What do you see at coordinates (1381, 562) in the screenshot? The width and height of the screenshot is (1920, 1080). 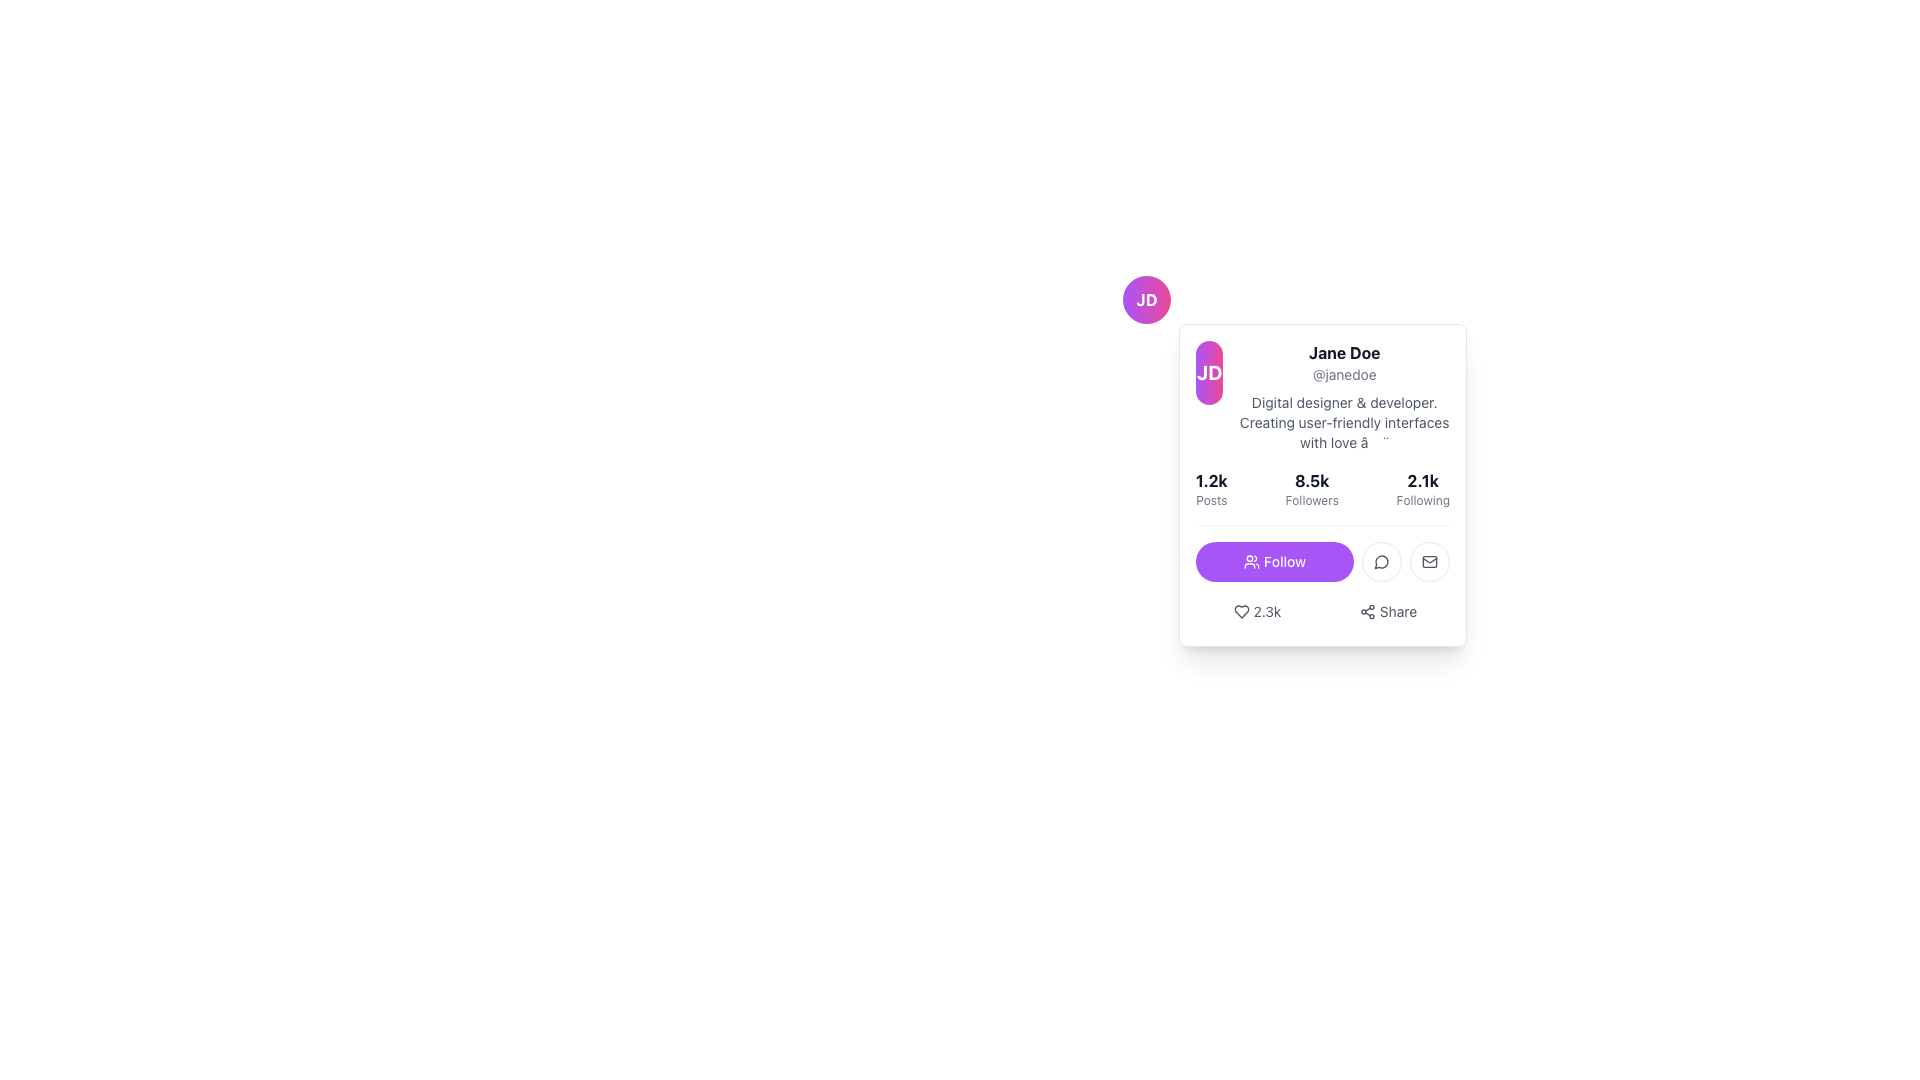 I see `the chat initiation button located near the center-right of the interface` at bounding box center [1381, 562].